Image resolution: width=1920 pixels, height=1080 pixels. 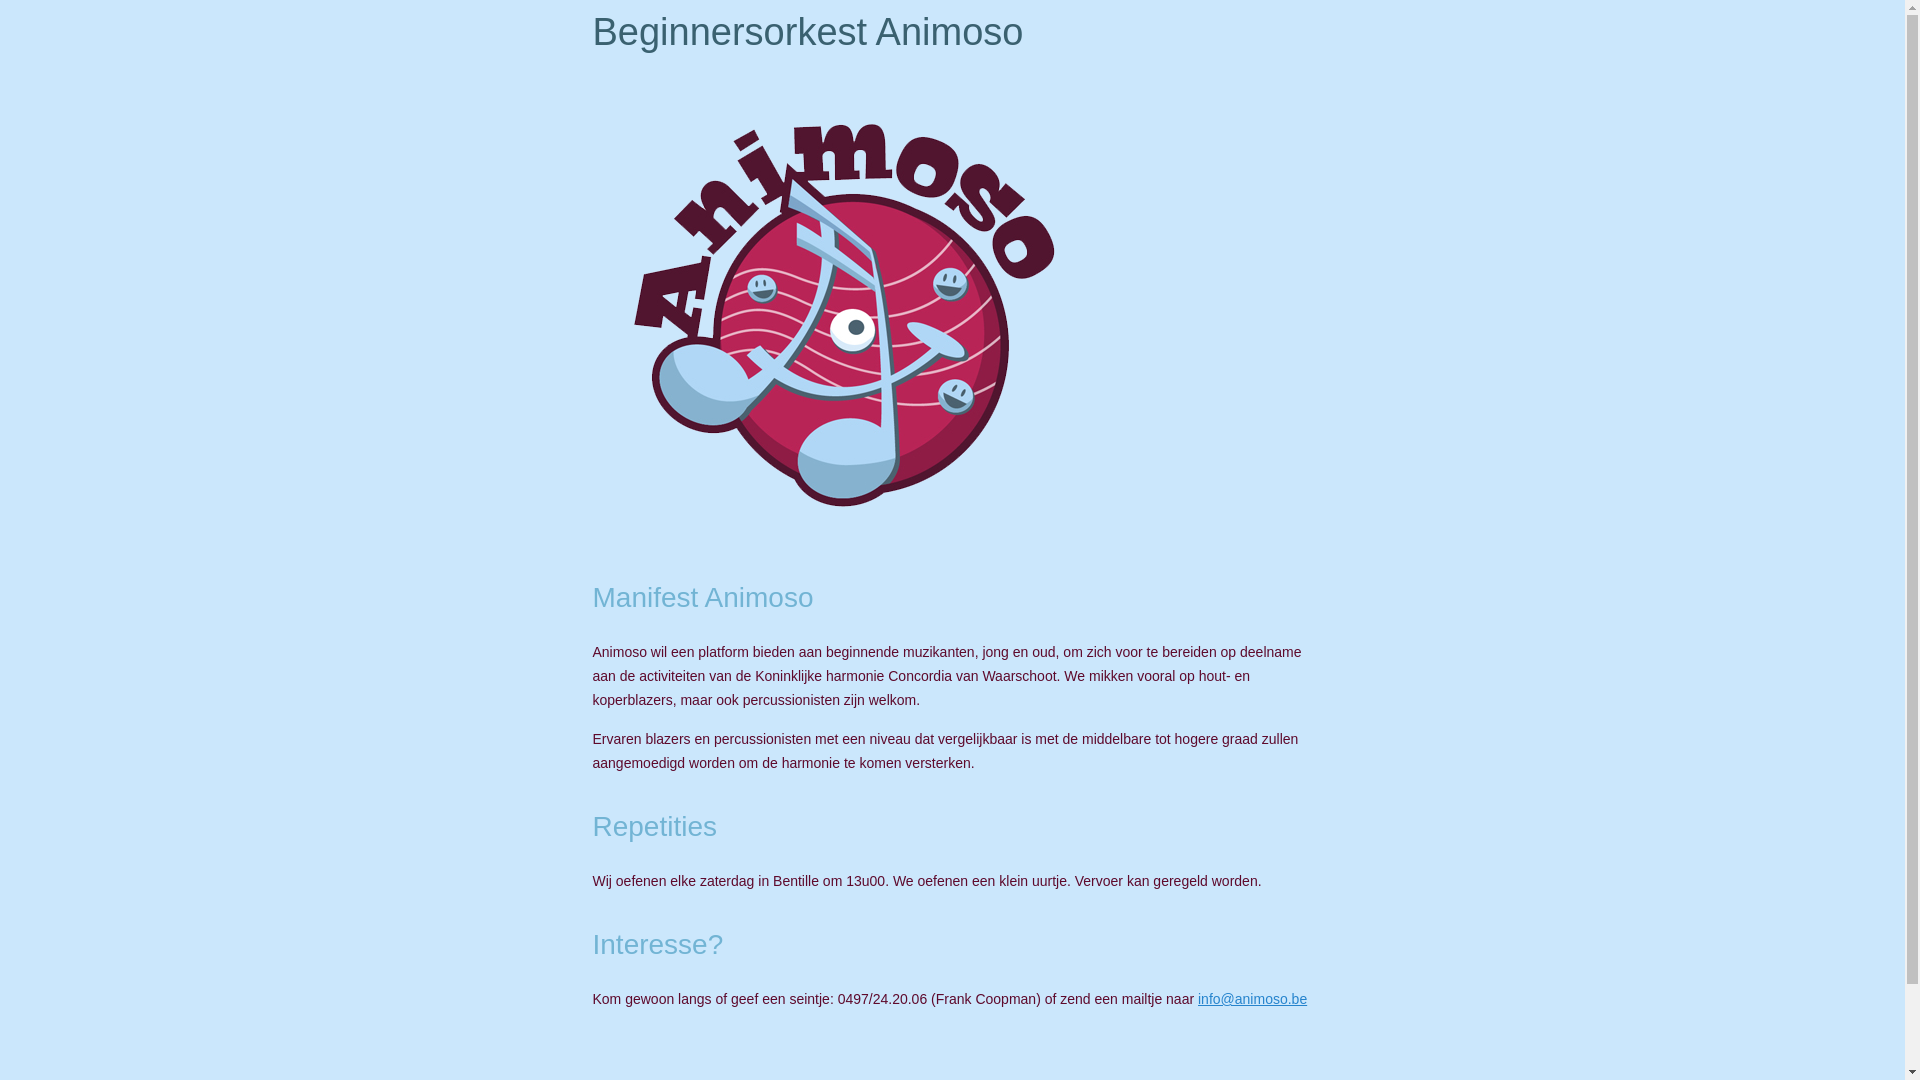 I want to click on 'info@animoso.be', so click(x=1251, y=999).